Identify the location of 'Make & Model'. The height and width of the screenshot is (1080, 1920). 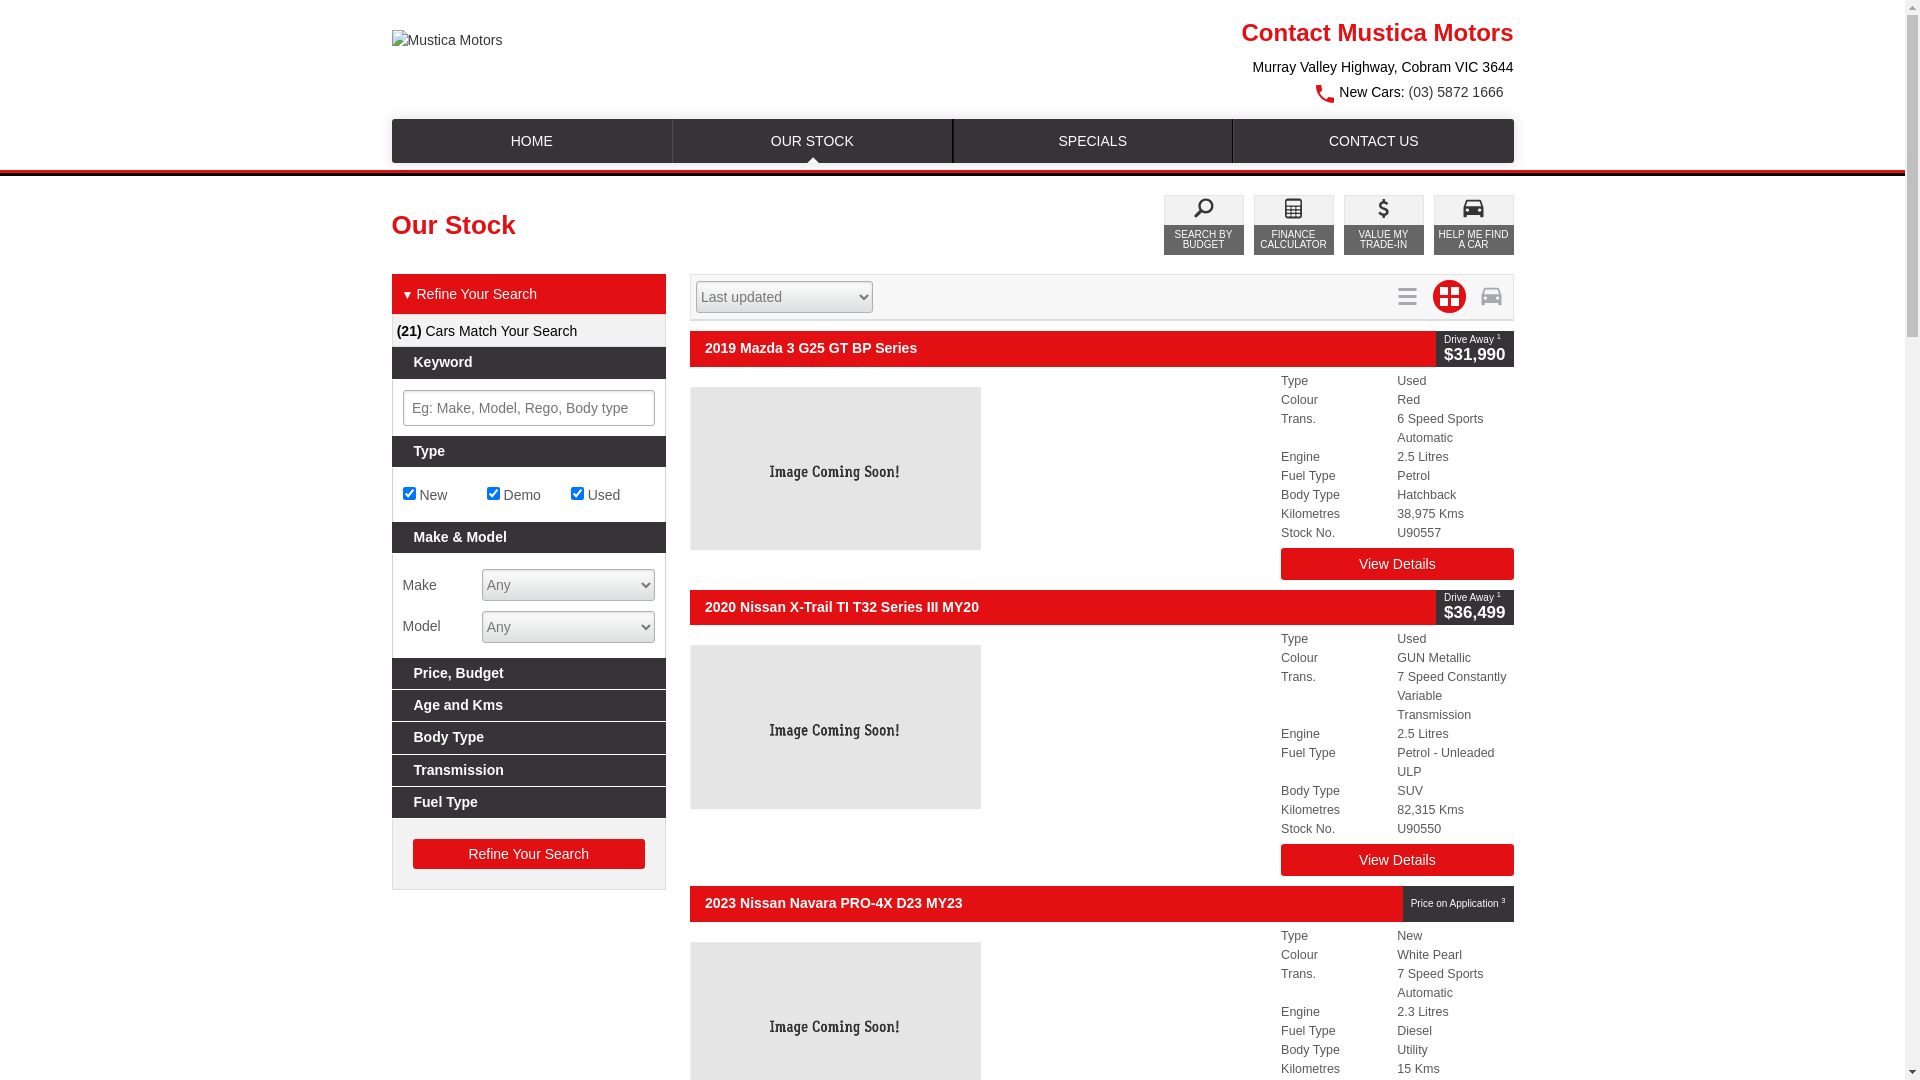
(529, 536).